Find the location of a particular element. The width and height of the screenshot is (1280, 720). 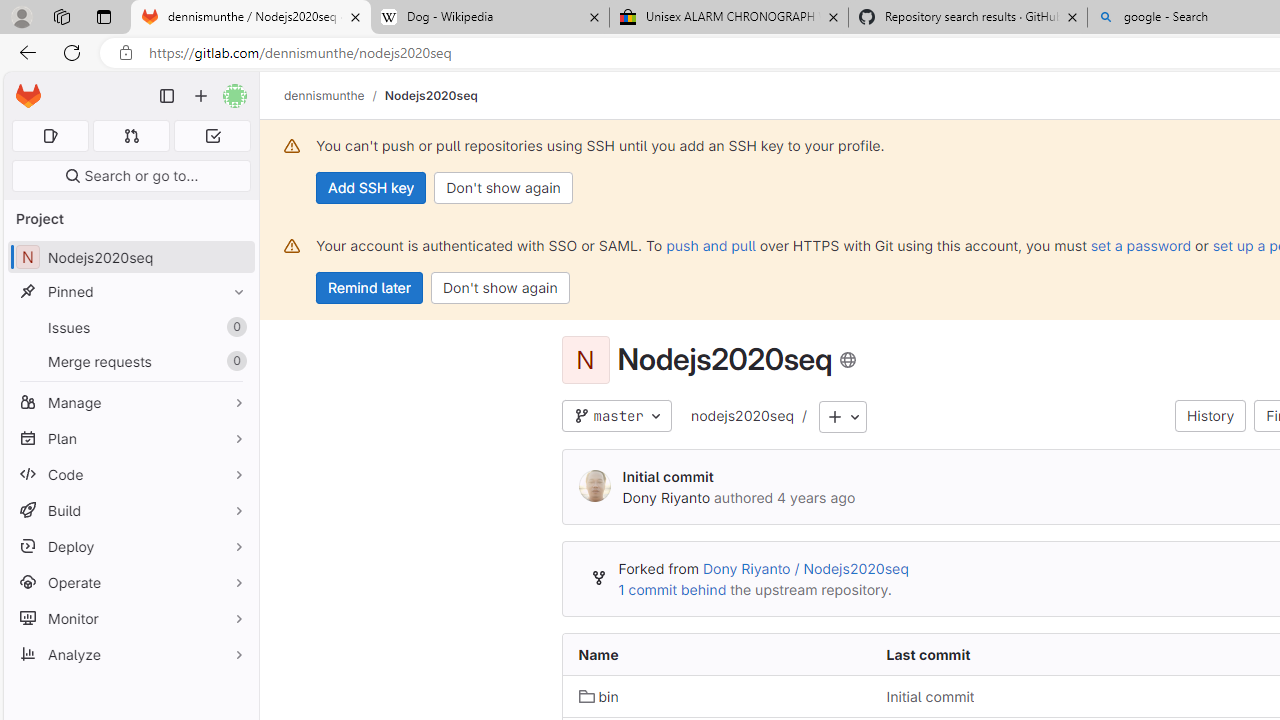

'Monitor' is located at coordinates (130, 617).